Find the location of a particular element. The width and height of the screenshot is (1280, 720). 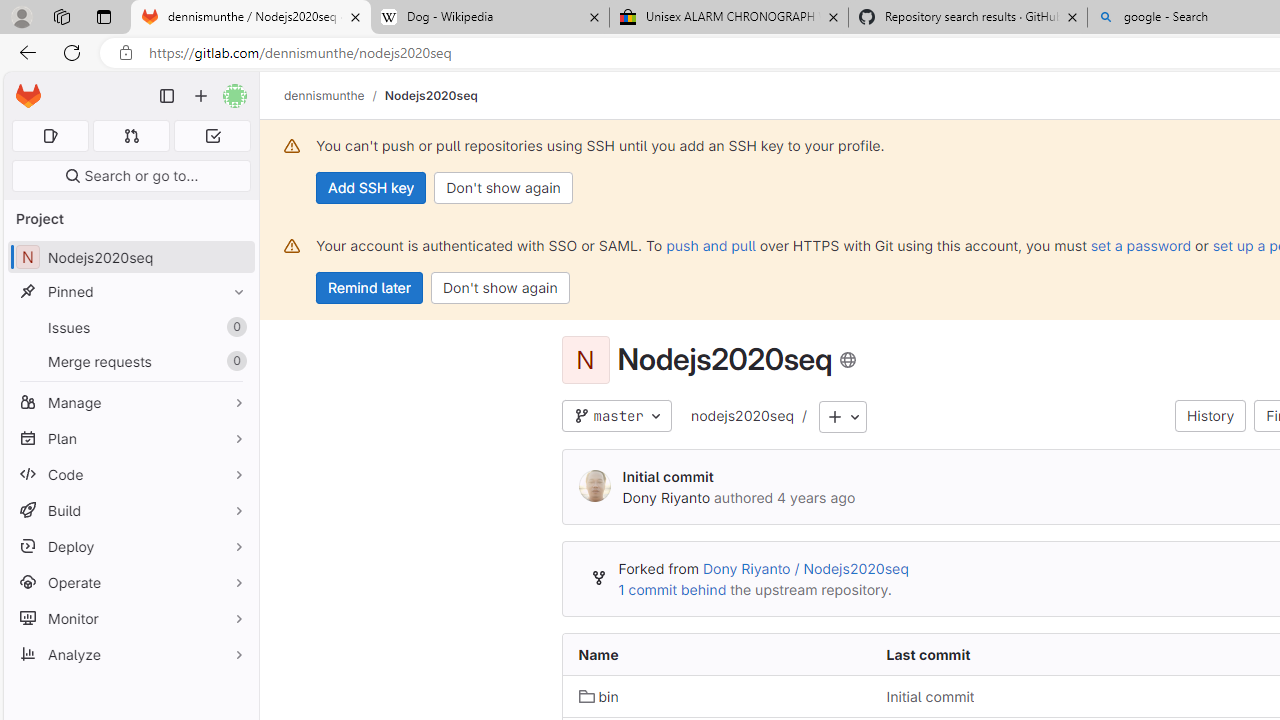

'Monitor' is located at coordinates (130, 617).